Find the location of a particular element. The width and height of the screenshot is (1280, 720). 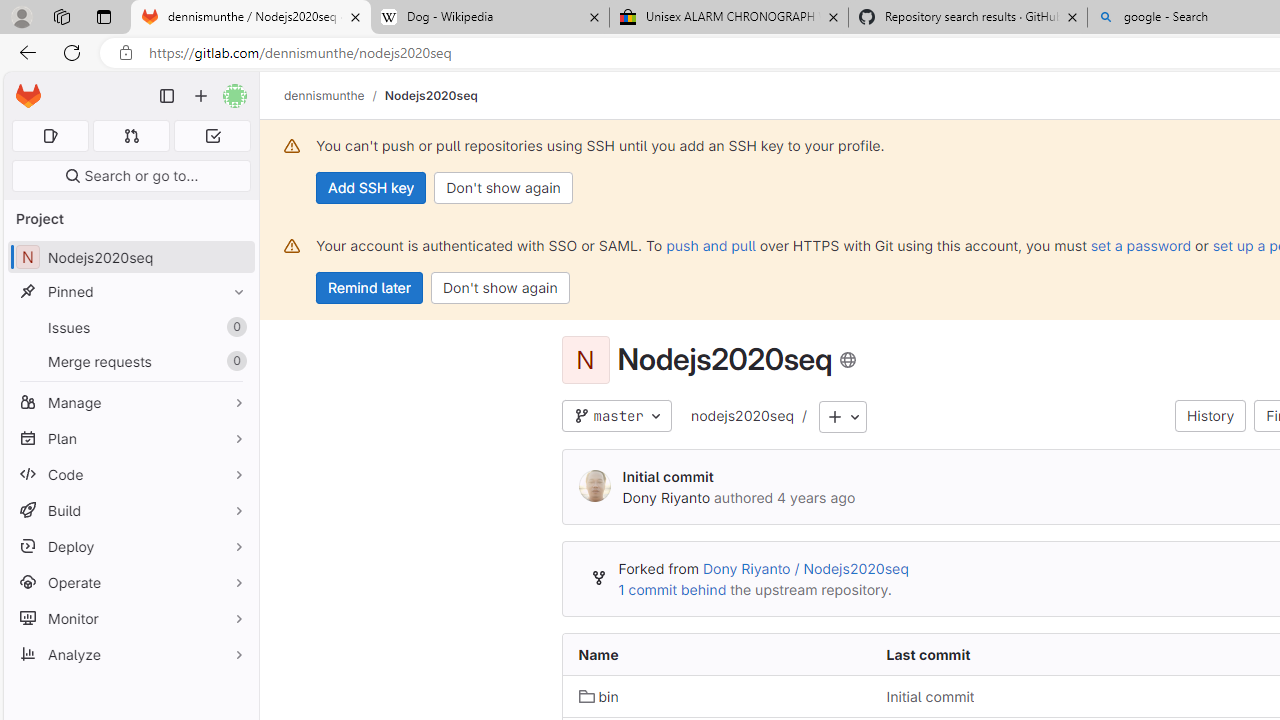

'Monitor' is located at coordinates (130, 617).